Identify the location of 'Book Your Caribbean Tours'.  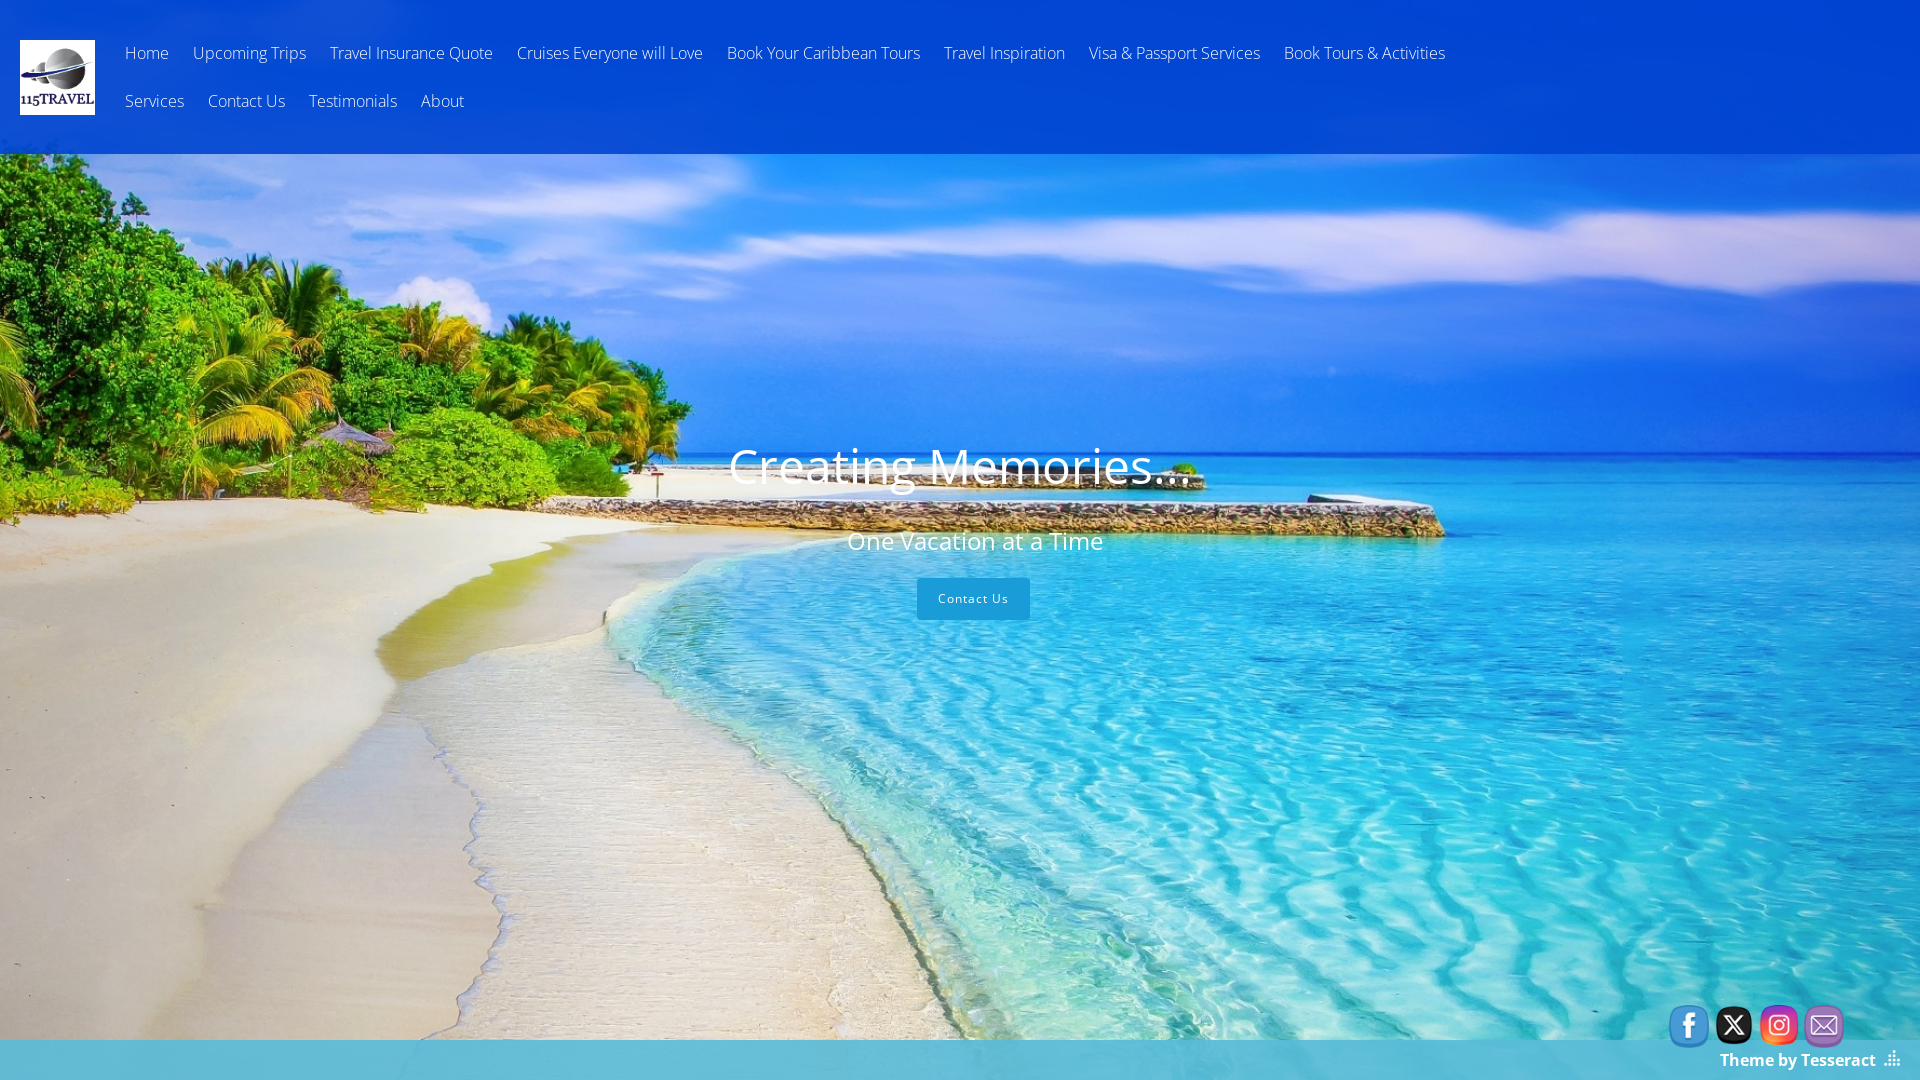
(823, 52).